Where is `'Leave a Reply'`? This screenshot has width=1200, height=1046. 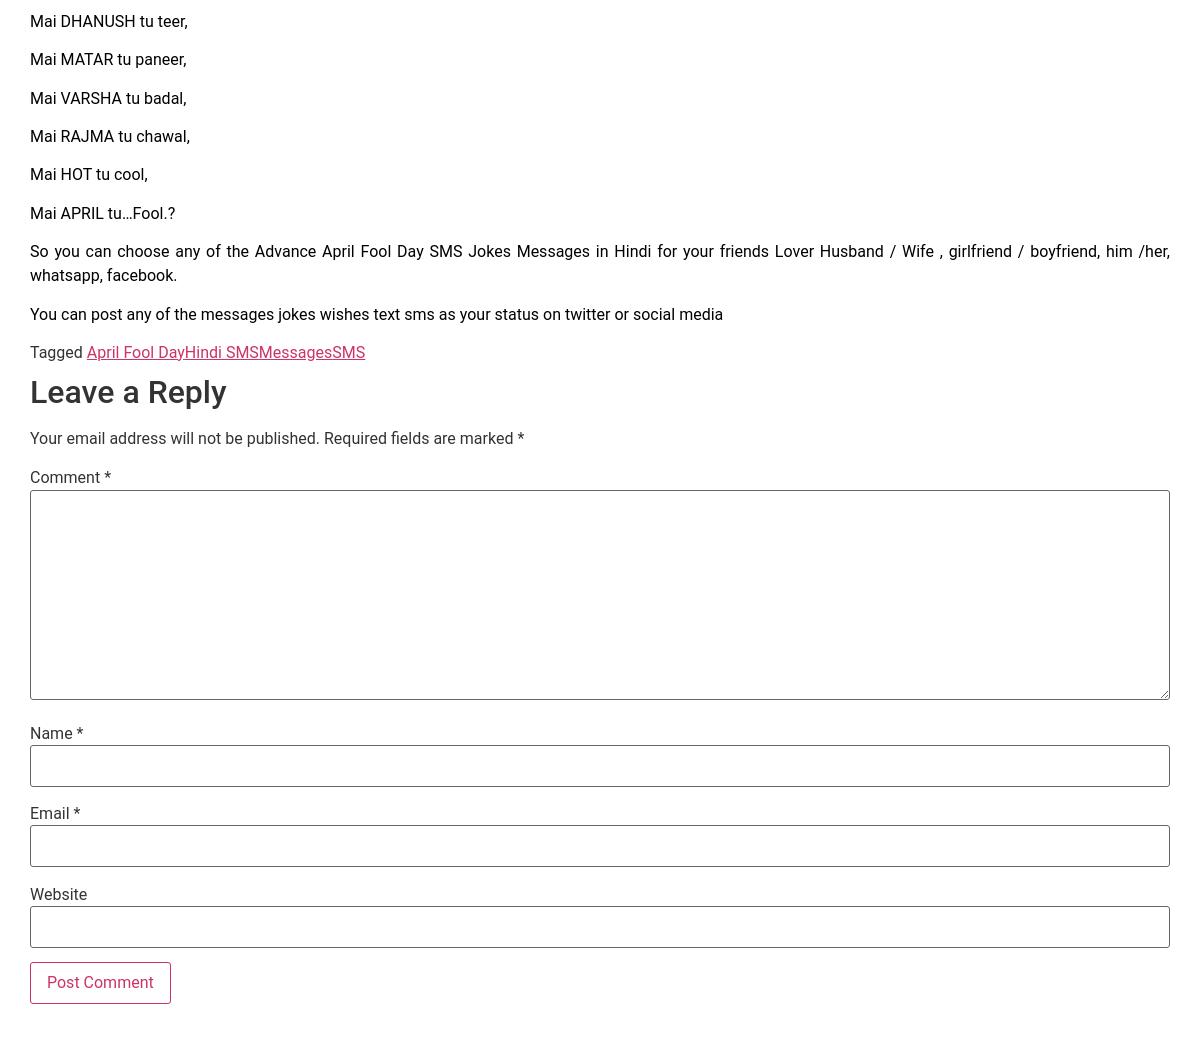
'Leave a Reply' is located at coordinates (30, 390).